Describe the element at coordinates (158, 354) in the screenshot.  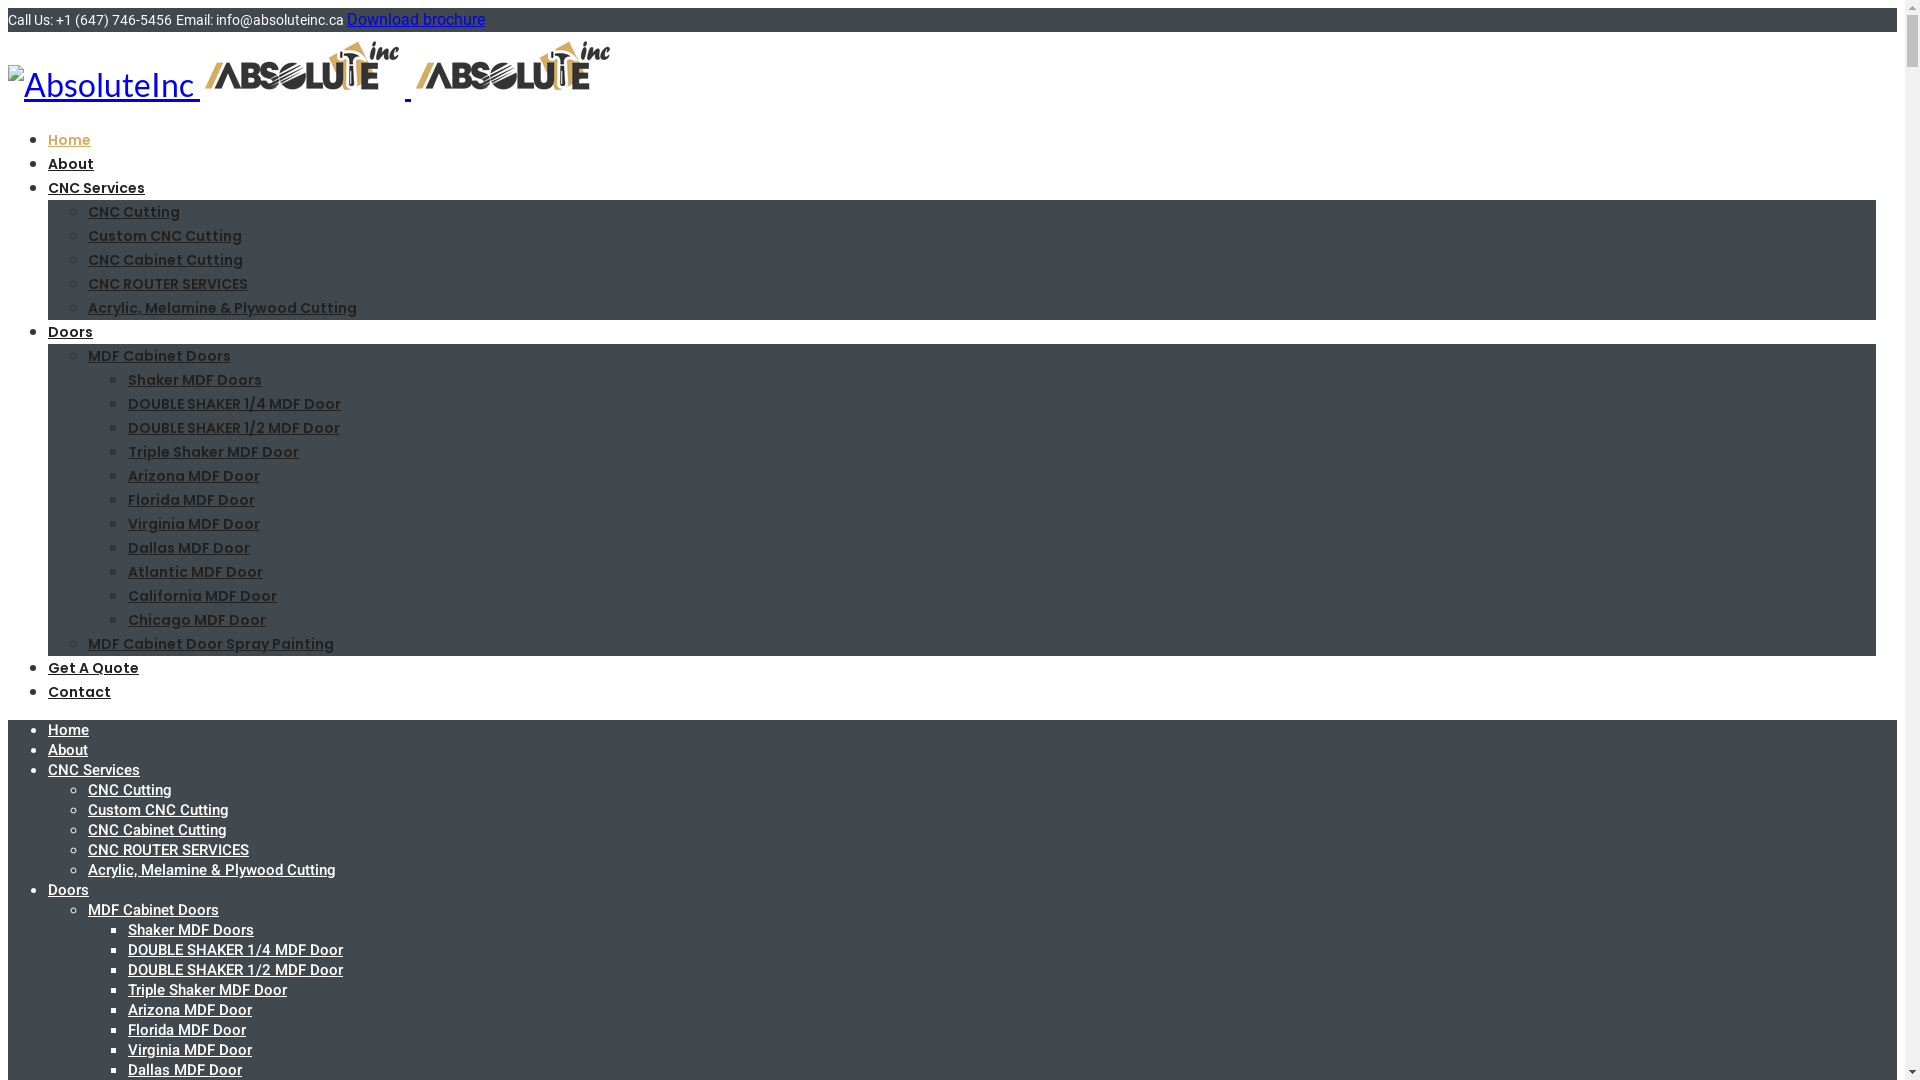
I see `'MDF Cabinet Doors'` at that location.